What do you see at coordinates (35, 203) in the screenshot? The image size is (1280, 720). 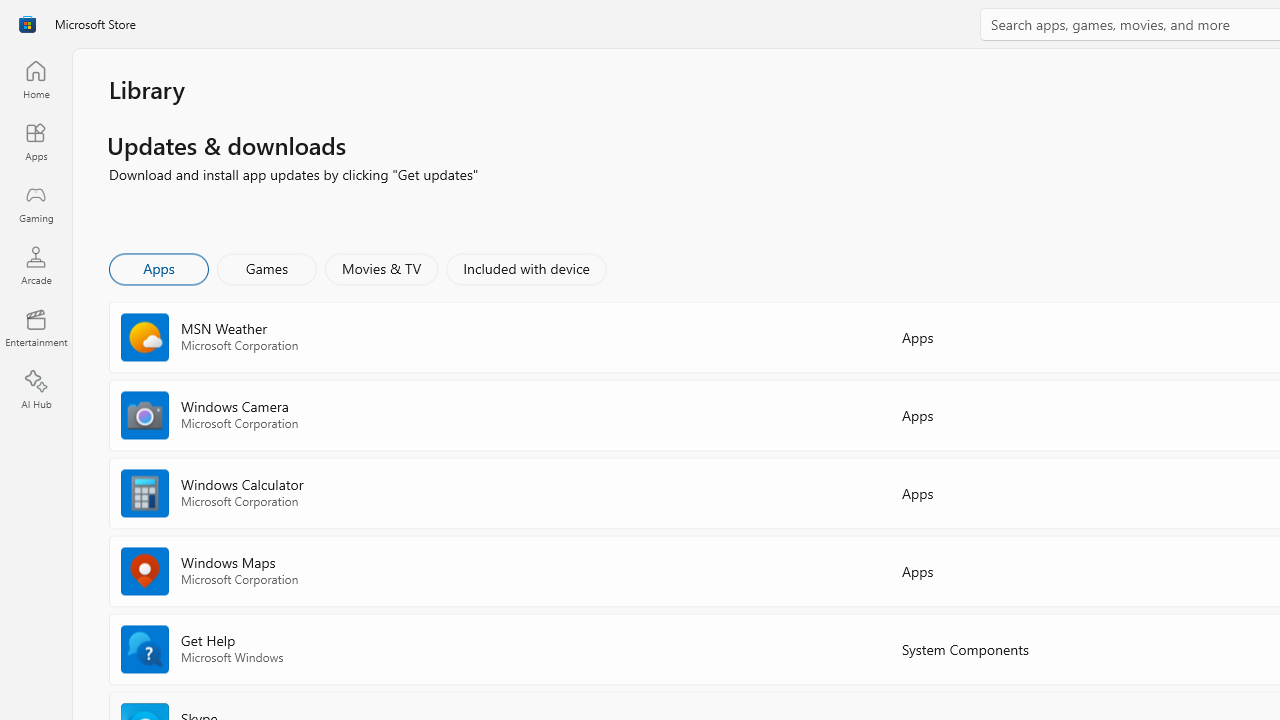 I see `'Gaming'` at bounding box center [35, 203].